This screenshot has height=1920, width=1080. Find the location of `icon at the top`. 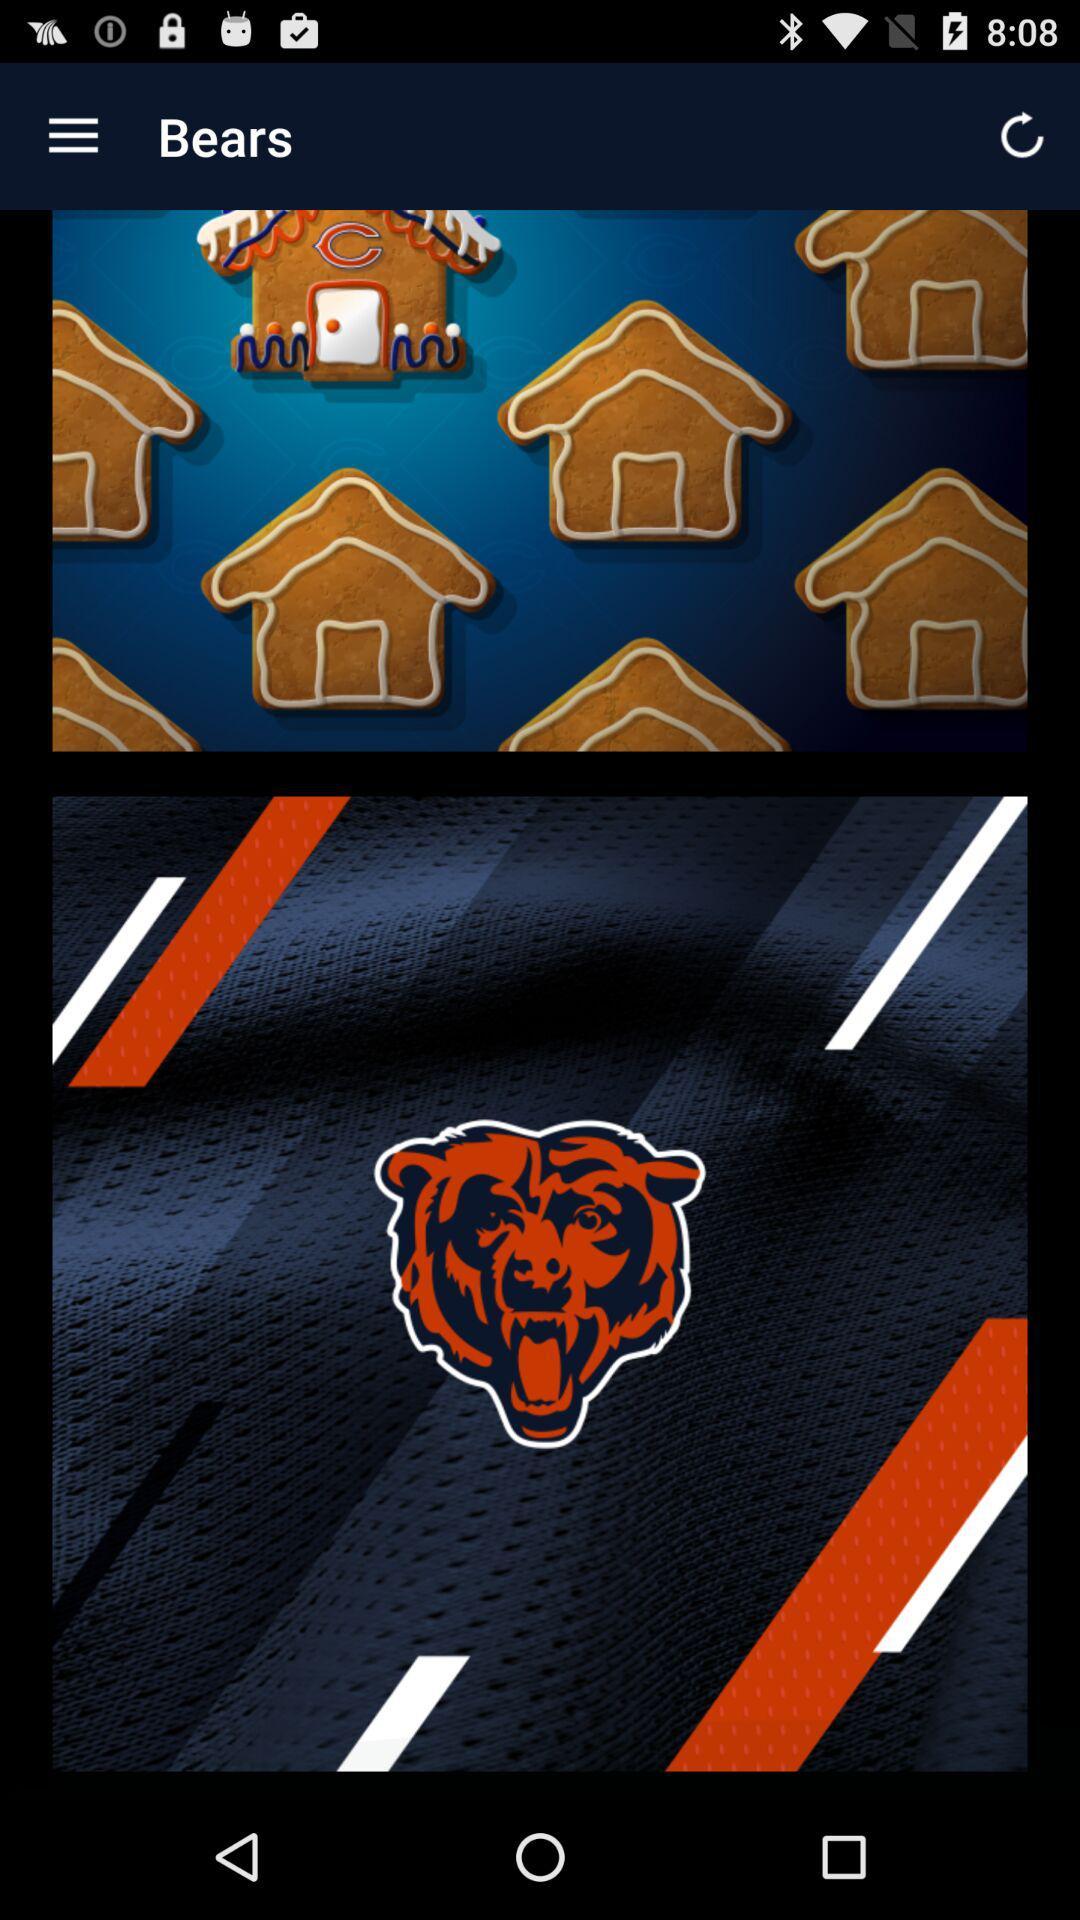

icon at the top is located at coordinates (540, 491).